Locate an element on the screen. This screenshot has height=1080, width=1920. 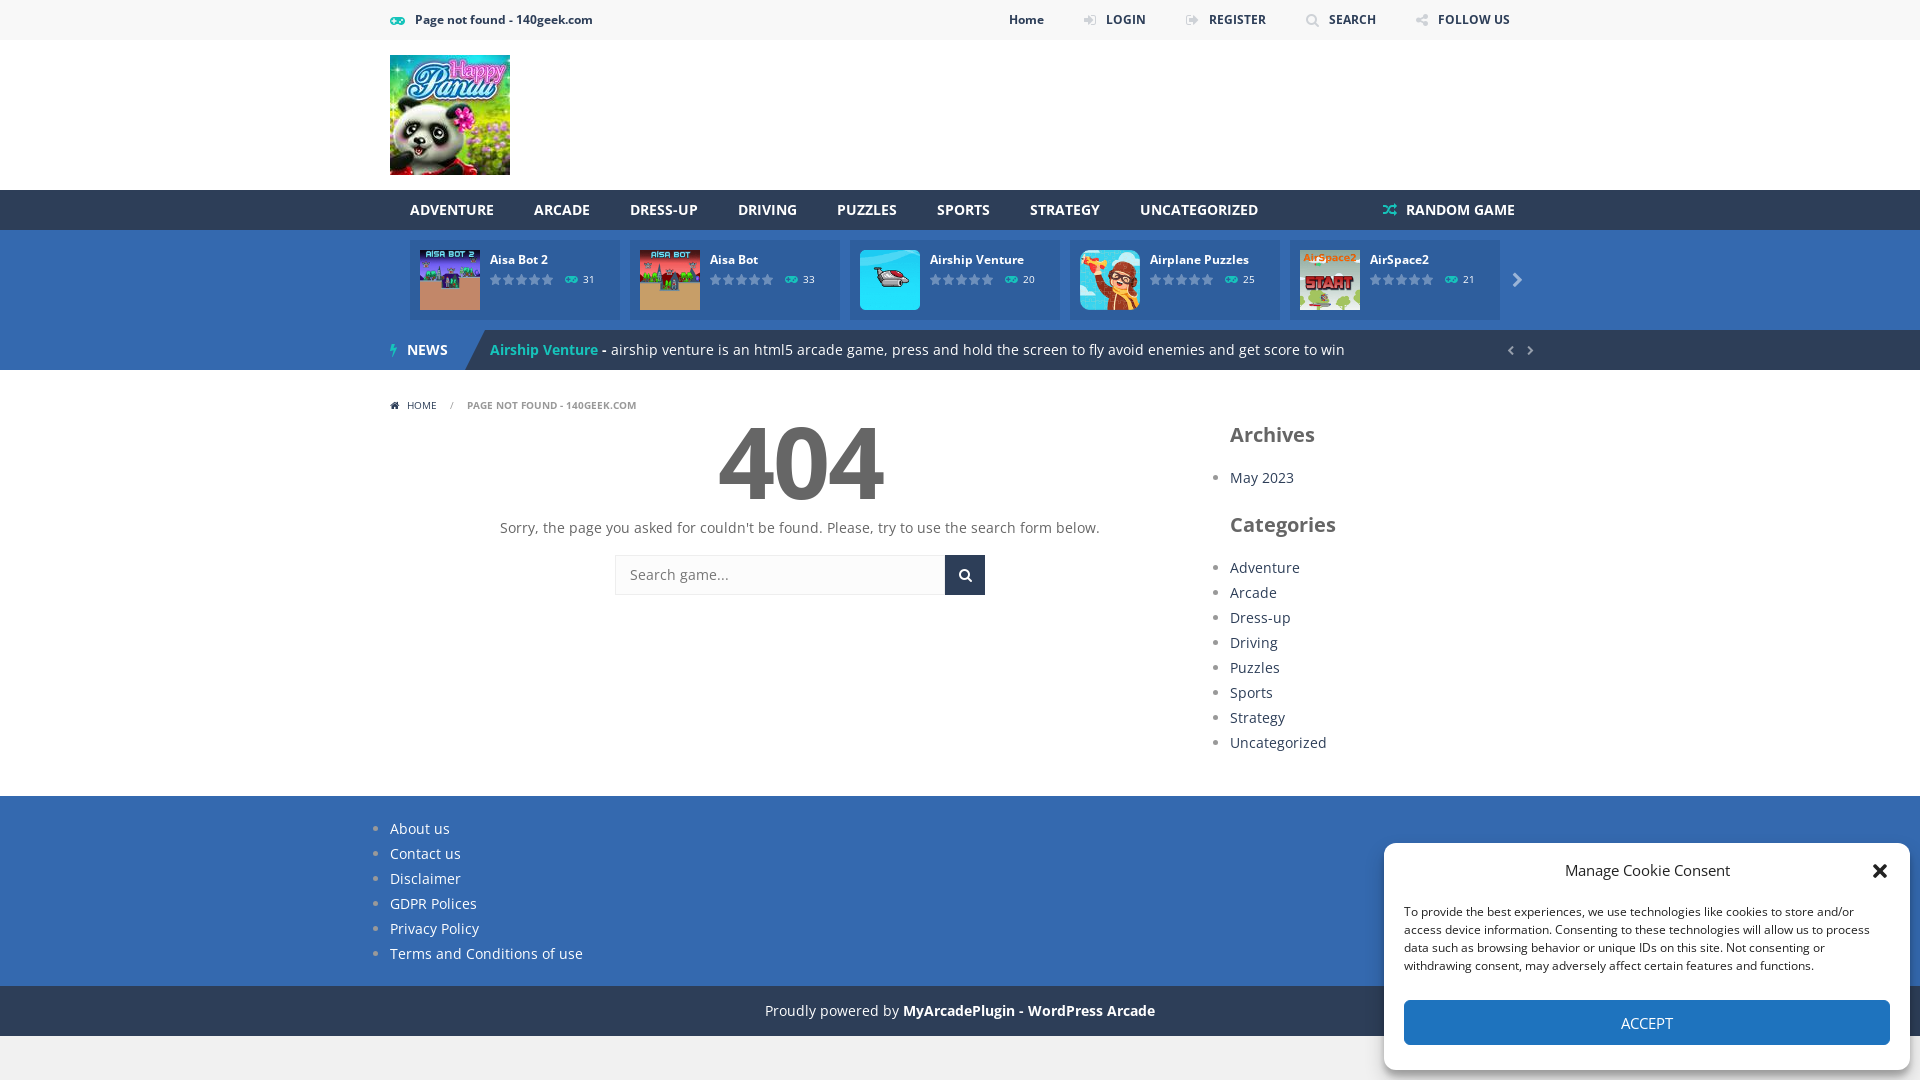
'Disclaimer' is located at coordinates (424, 877).